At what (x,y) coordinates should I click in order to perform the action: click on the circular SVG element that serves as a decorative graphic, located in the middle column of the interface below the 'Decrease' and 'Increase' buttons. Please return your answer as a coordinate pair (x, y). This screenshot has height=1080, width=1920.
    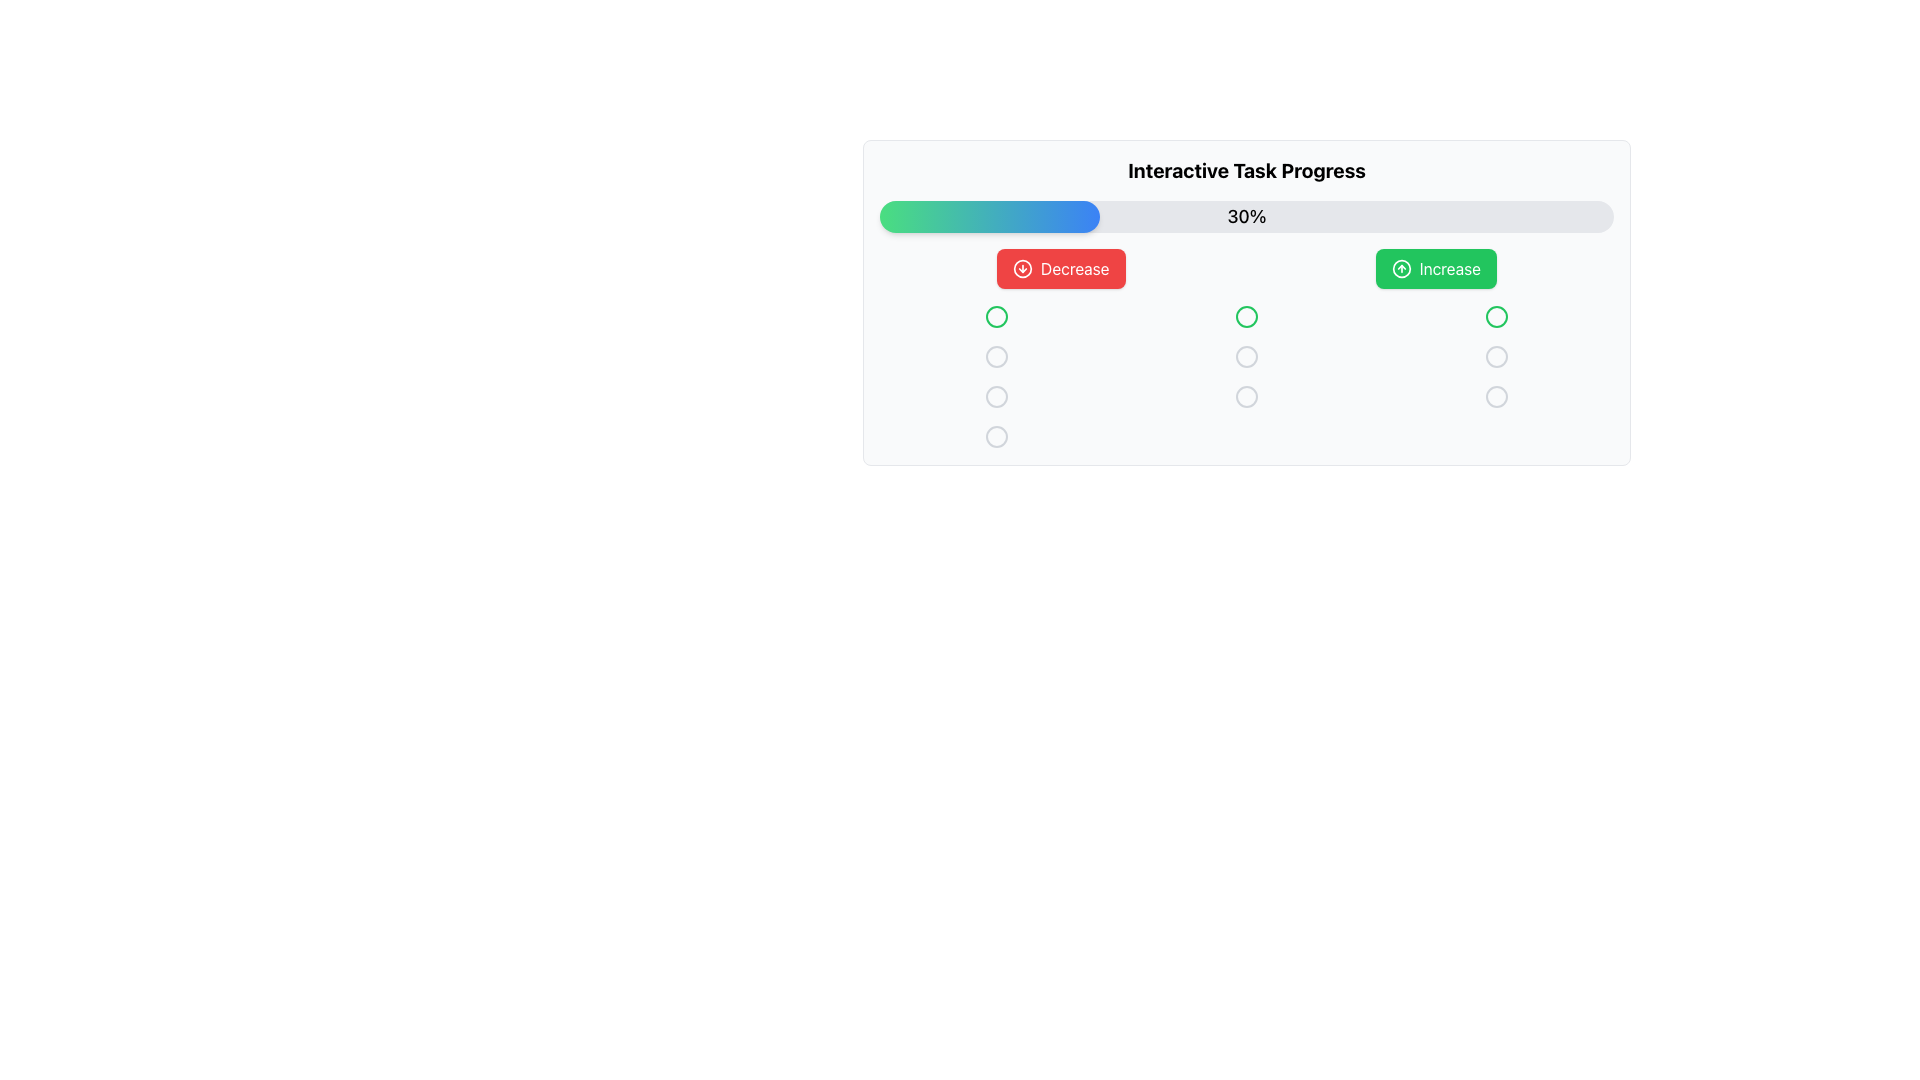
    Looking at the image, I should click on (1246, 315).